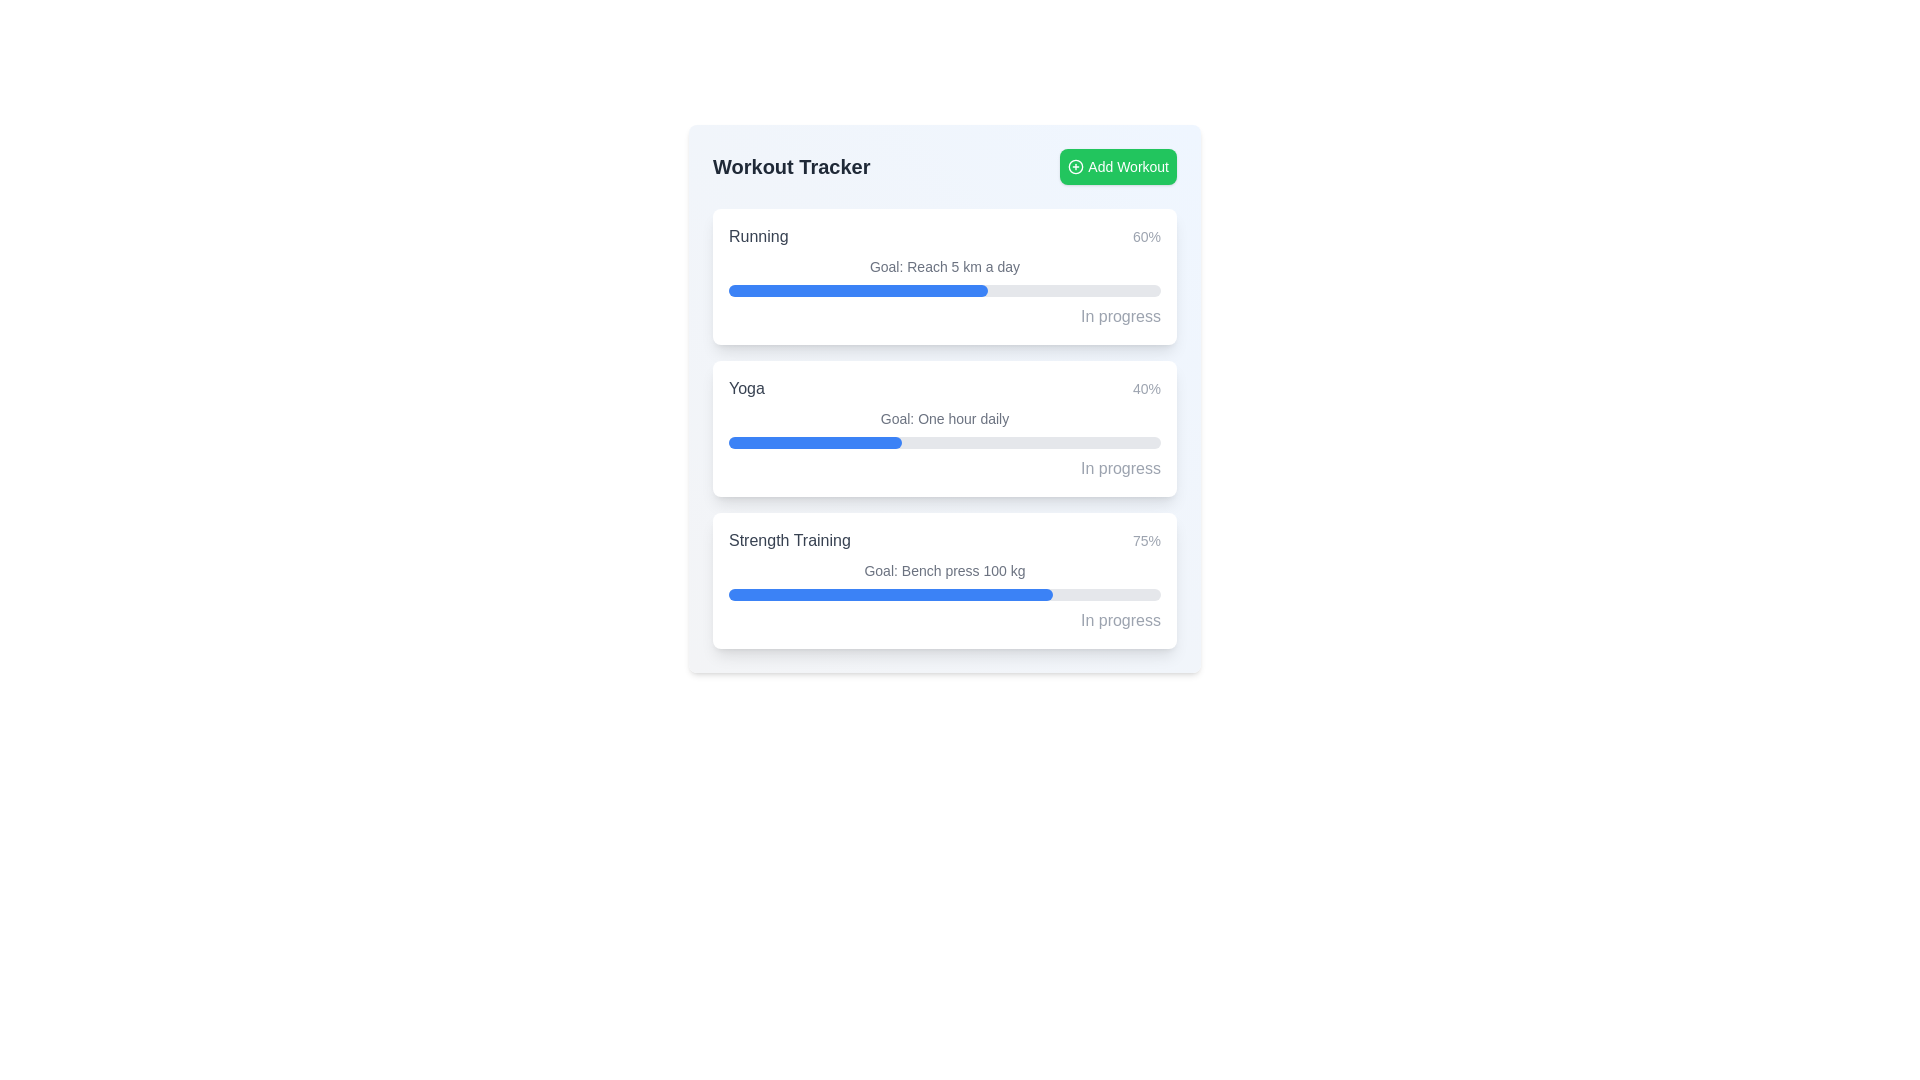 This screenshot has width=1920, height=1080. What do you see at coordinates (944, 442) in the screenshot?
I see `the progress bar that visually represents the completion status of the user's yoga goal, which is located below the text 'Goal: One hour daily' and above the 'In progress' label` at bounding box center [944, 442].